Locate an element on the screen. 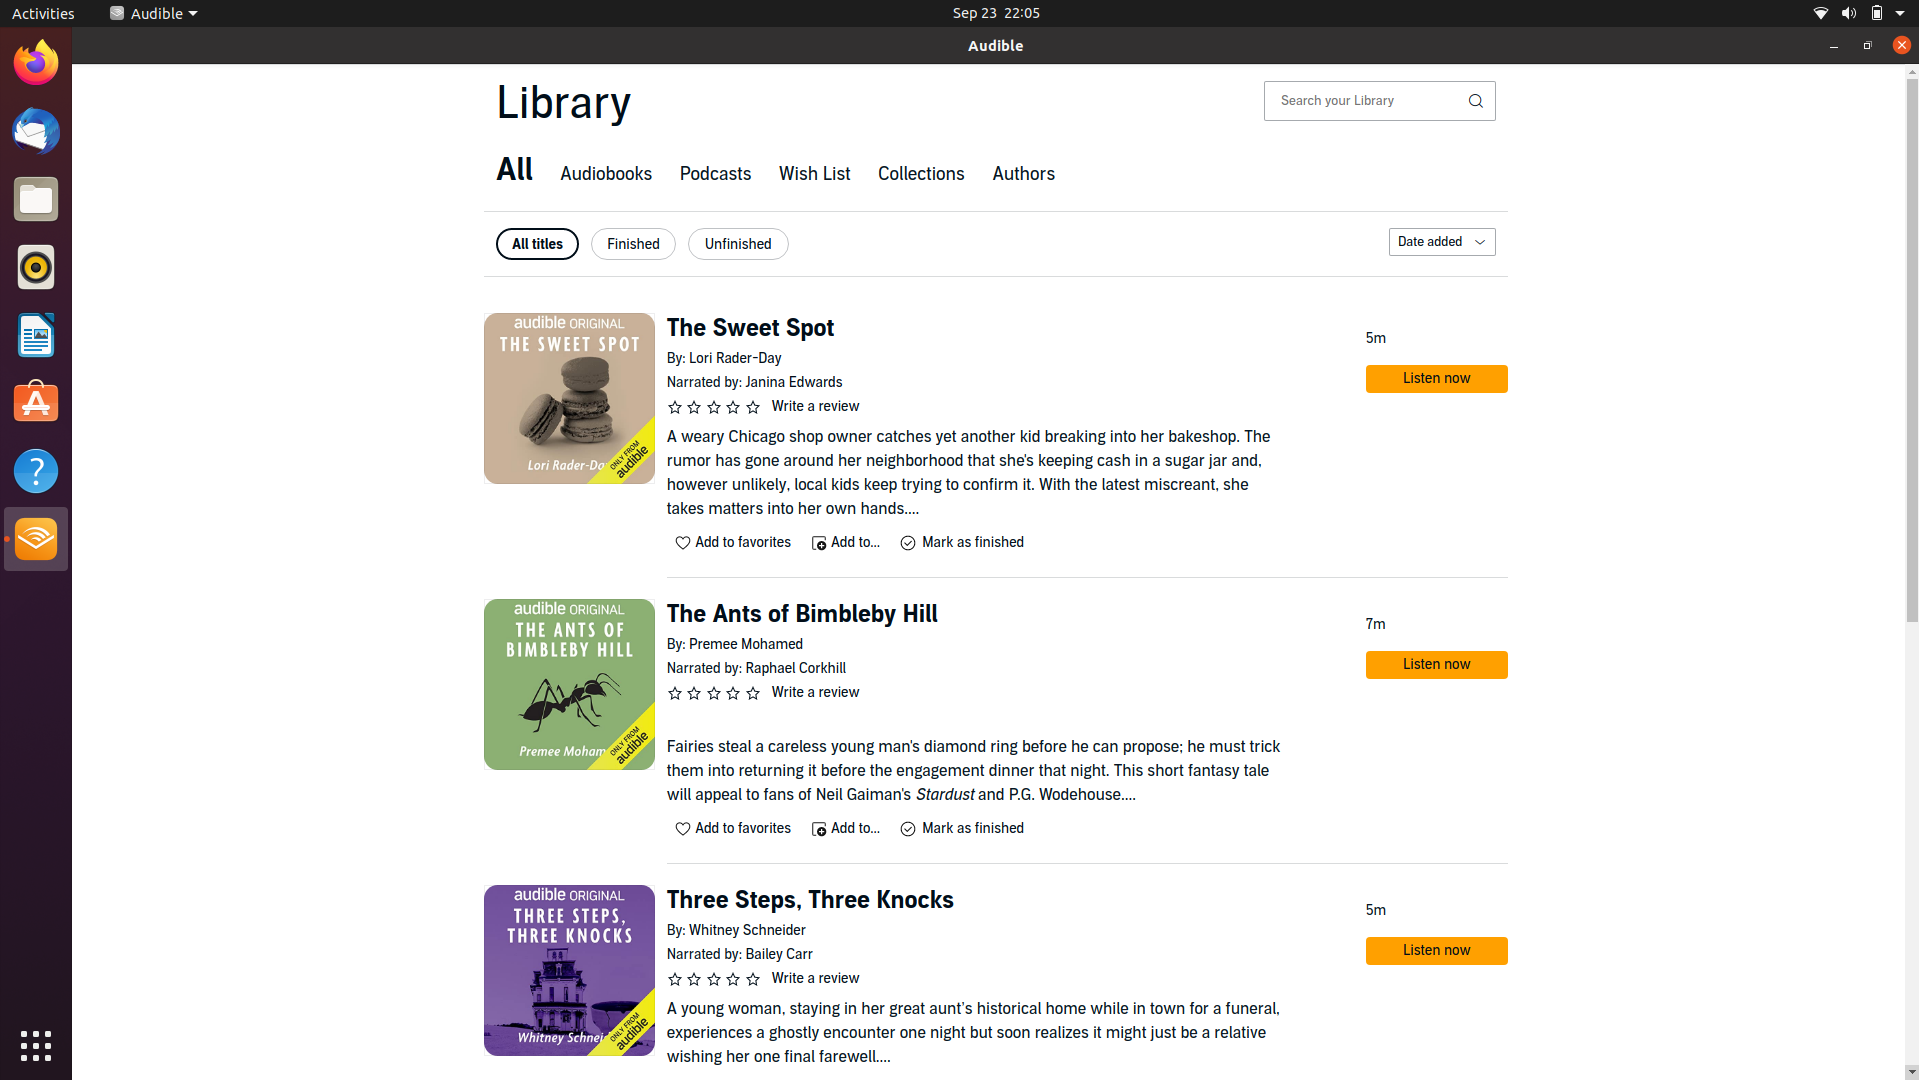  the authors tab is located at coordinates (1022, 175).